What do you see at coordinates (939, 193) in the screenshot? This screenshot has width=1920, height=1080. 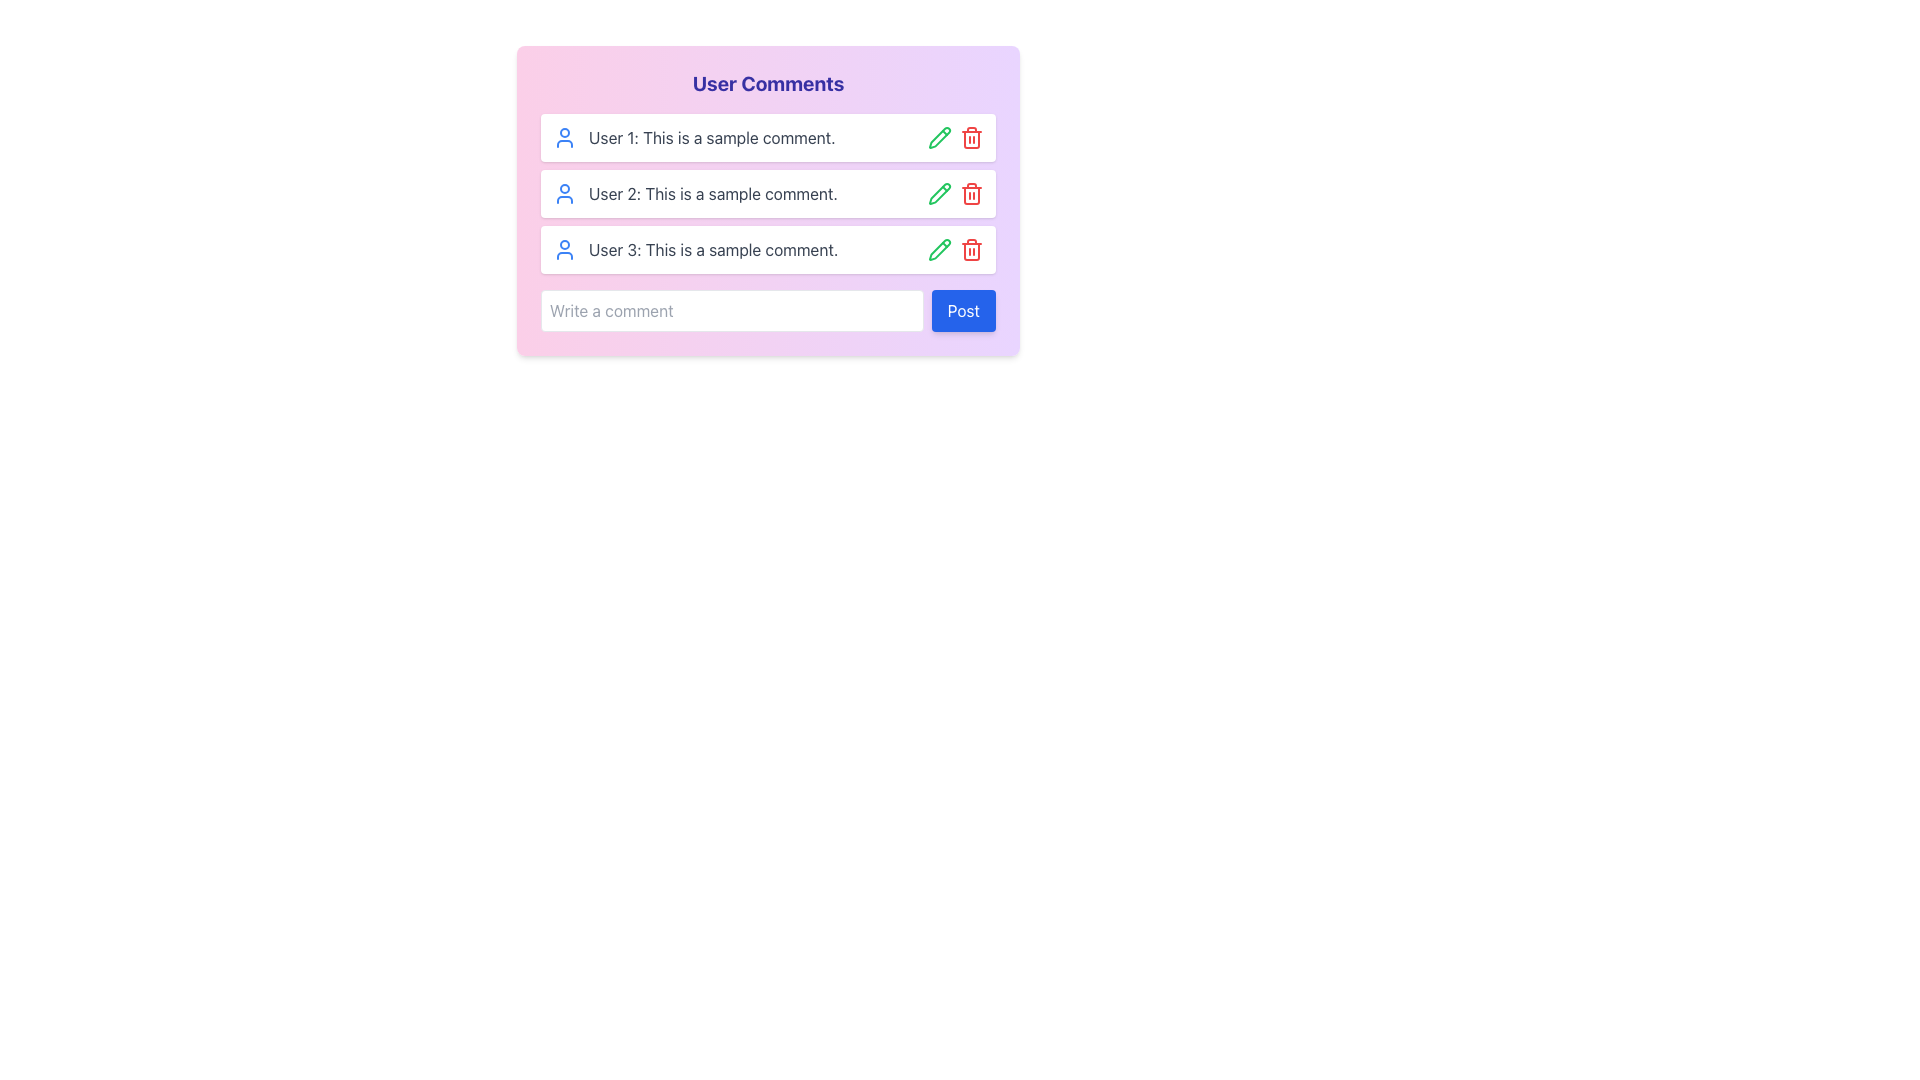 I see `the 'Edit' button located to the right of the second comment row titled 'User 2: This is a sample comment.'` at bounding box center [939, 193].